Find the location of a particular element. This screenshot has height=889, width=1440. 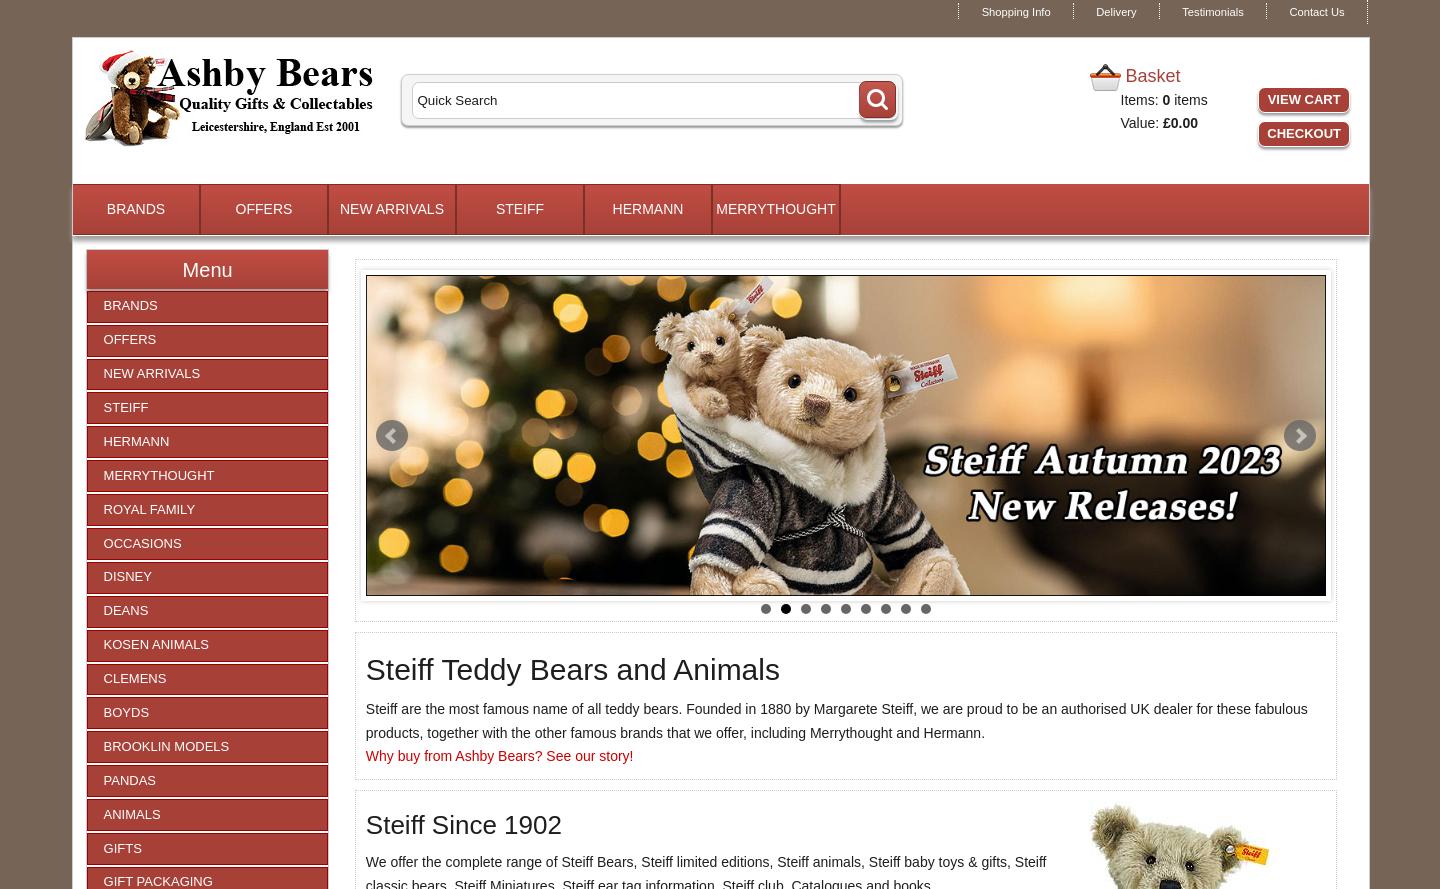

'STEIFF' is located at coordinates (518, 208).